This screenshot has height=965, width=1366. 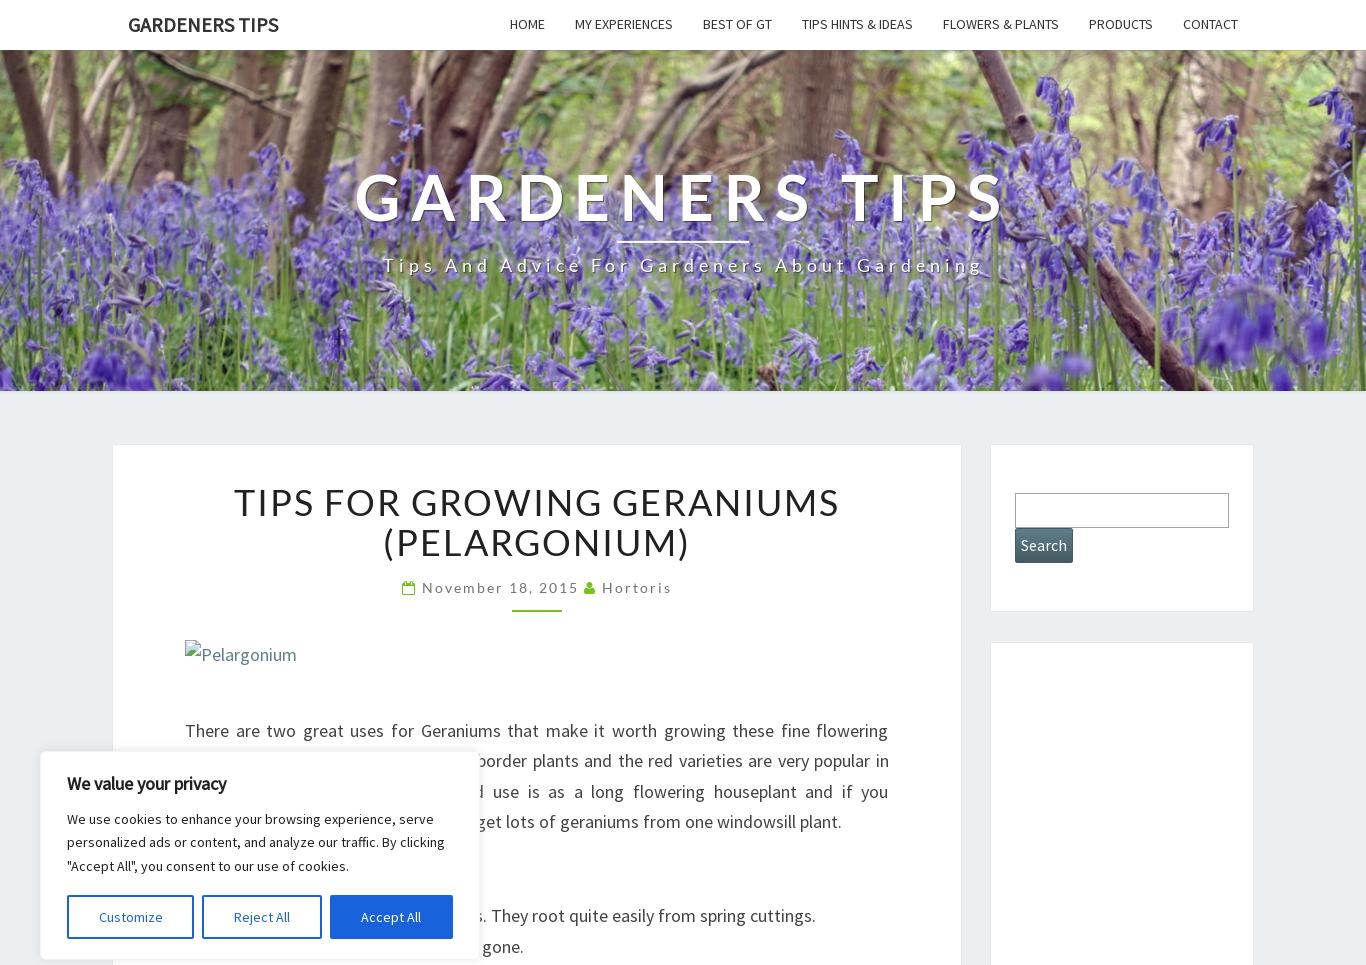 What do you see at coordinates (255, 840) in the screenshot?
I see `'We use cookies to enhance your browsing experience, serve personalized ads or content, and analyze our traffic. By clicking "Accept All", you consent to our use of cookies.'` at bounding box center [255, 840].